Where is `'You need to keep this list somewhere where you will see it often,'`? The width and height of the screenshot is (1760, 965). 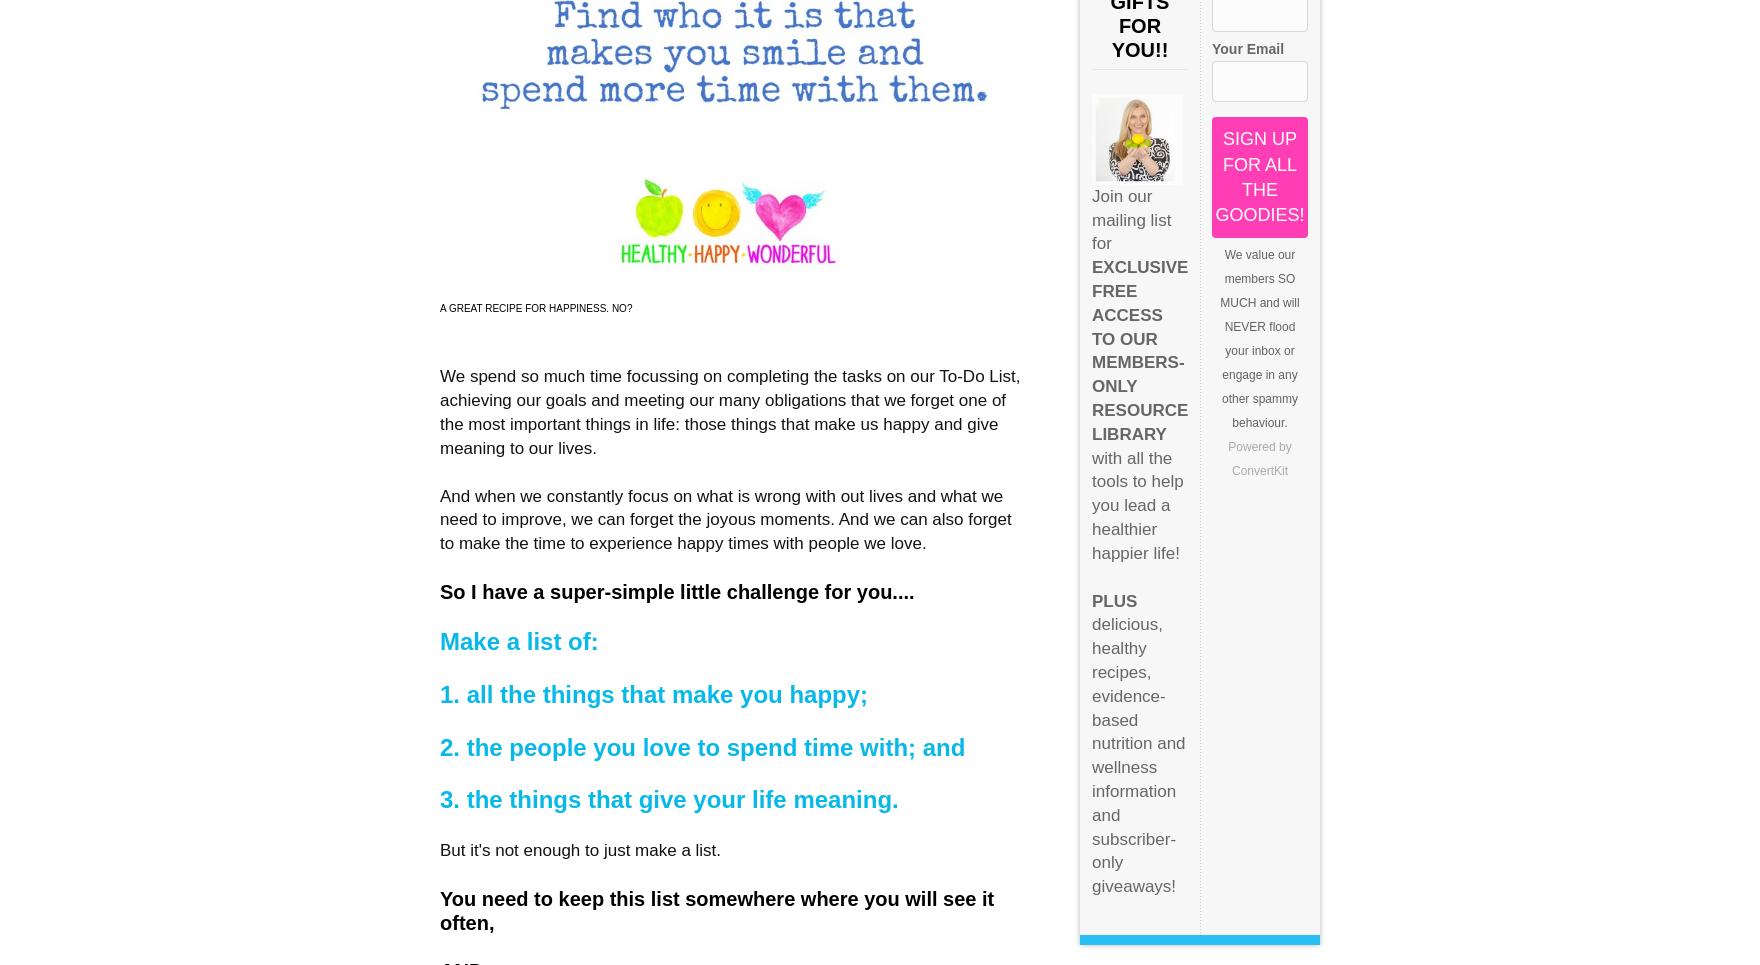
'You need to keep this list somewhere where you will see it often,' is located at coordinates (716, 908).